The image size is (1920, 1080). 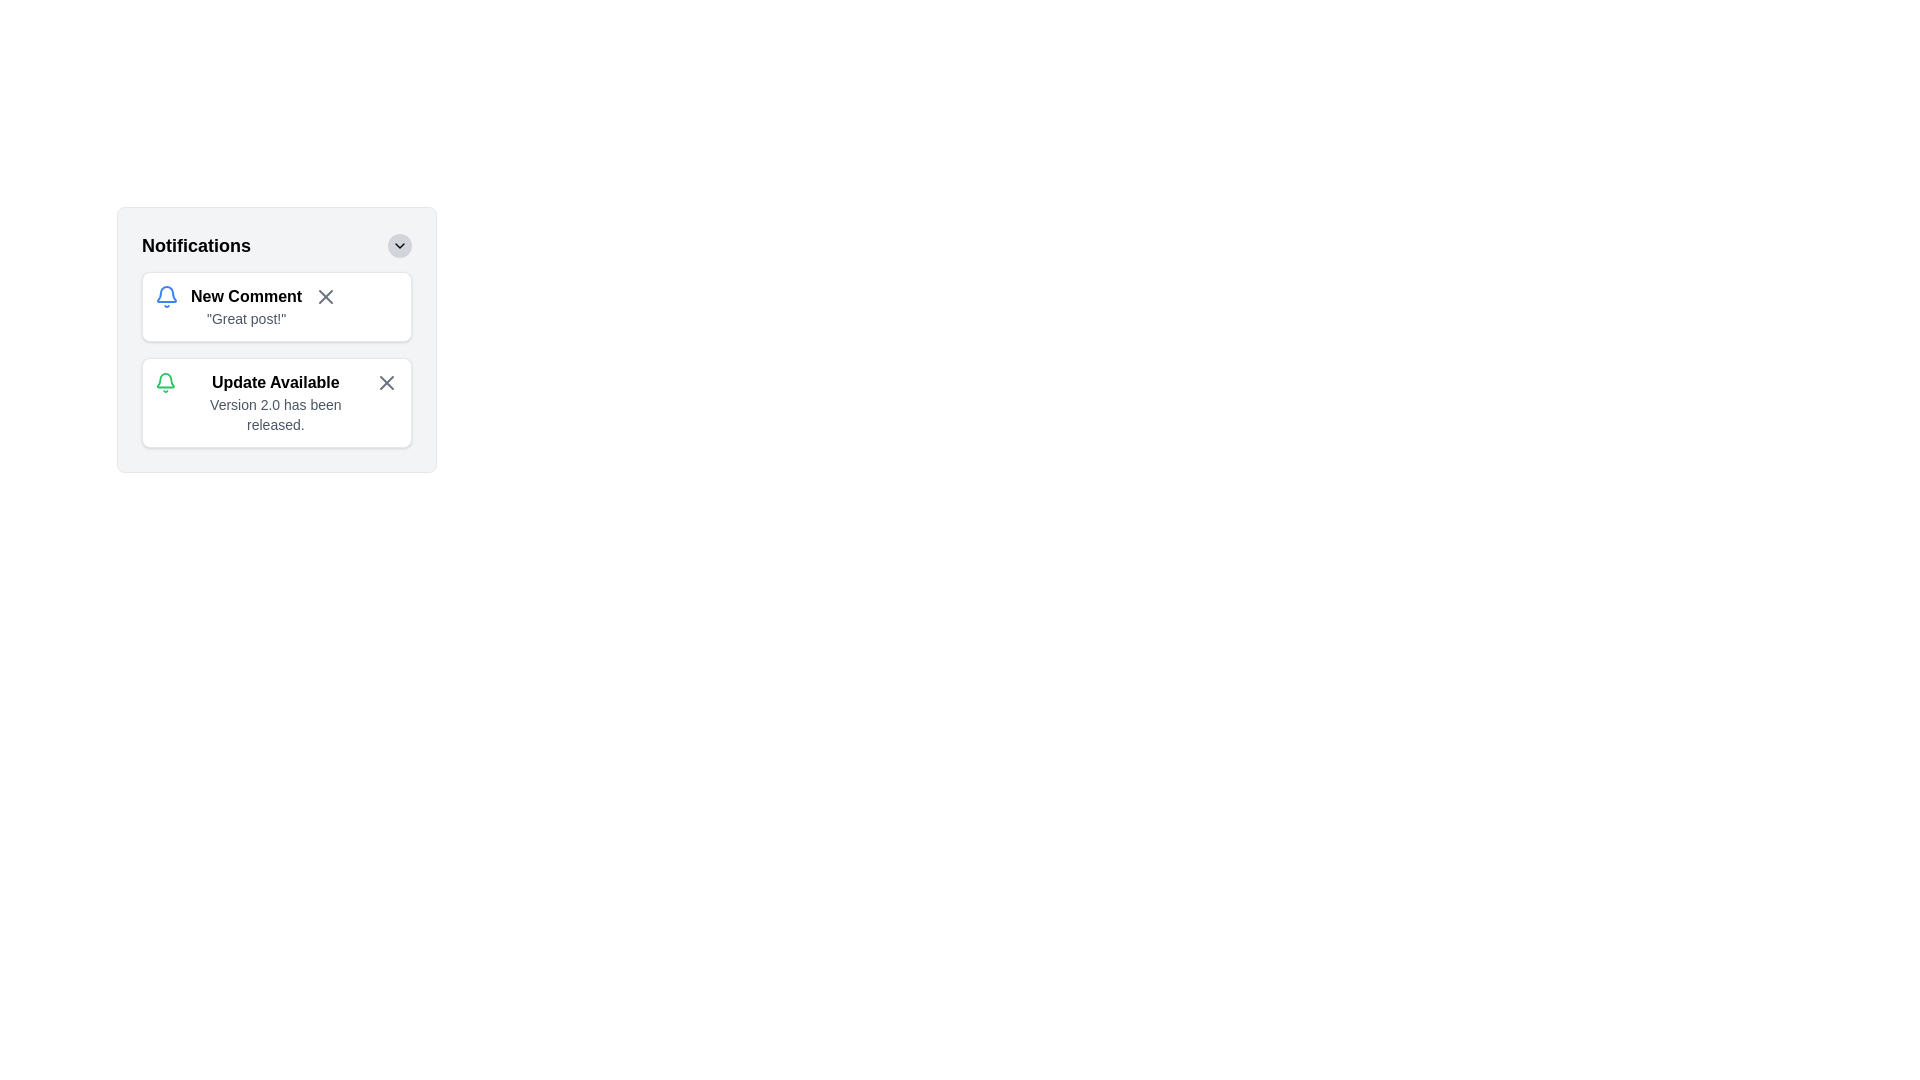 What do you see at coordinates (399, 245) in the screenshot?
I see `the circular button with a gray background and a downward-pointing chevron icon located in the top-right corner of the Notifications panel header` at bounding box center [399, 245].